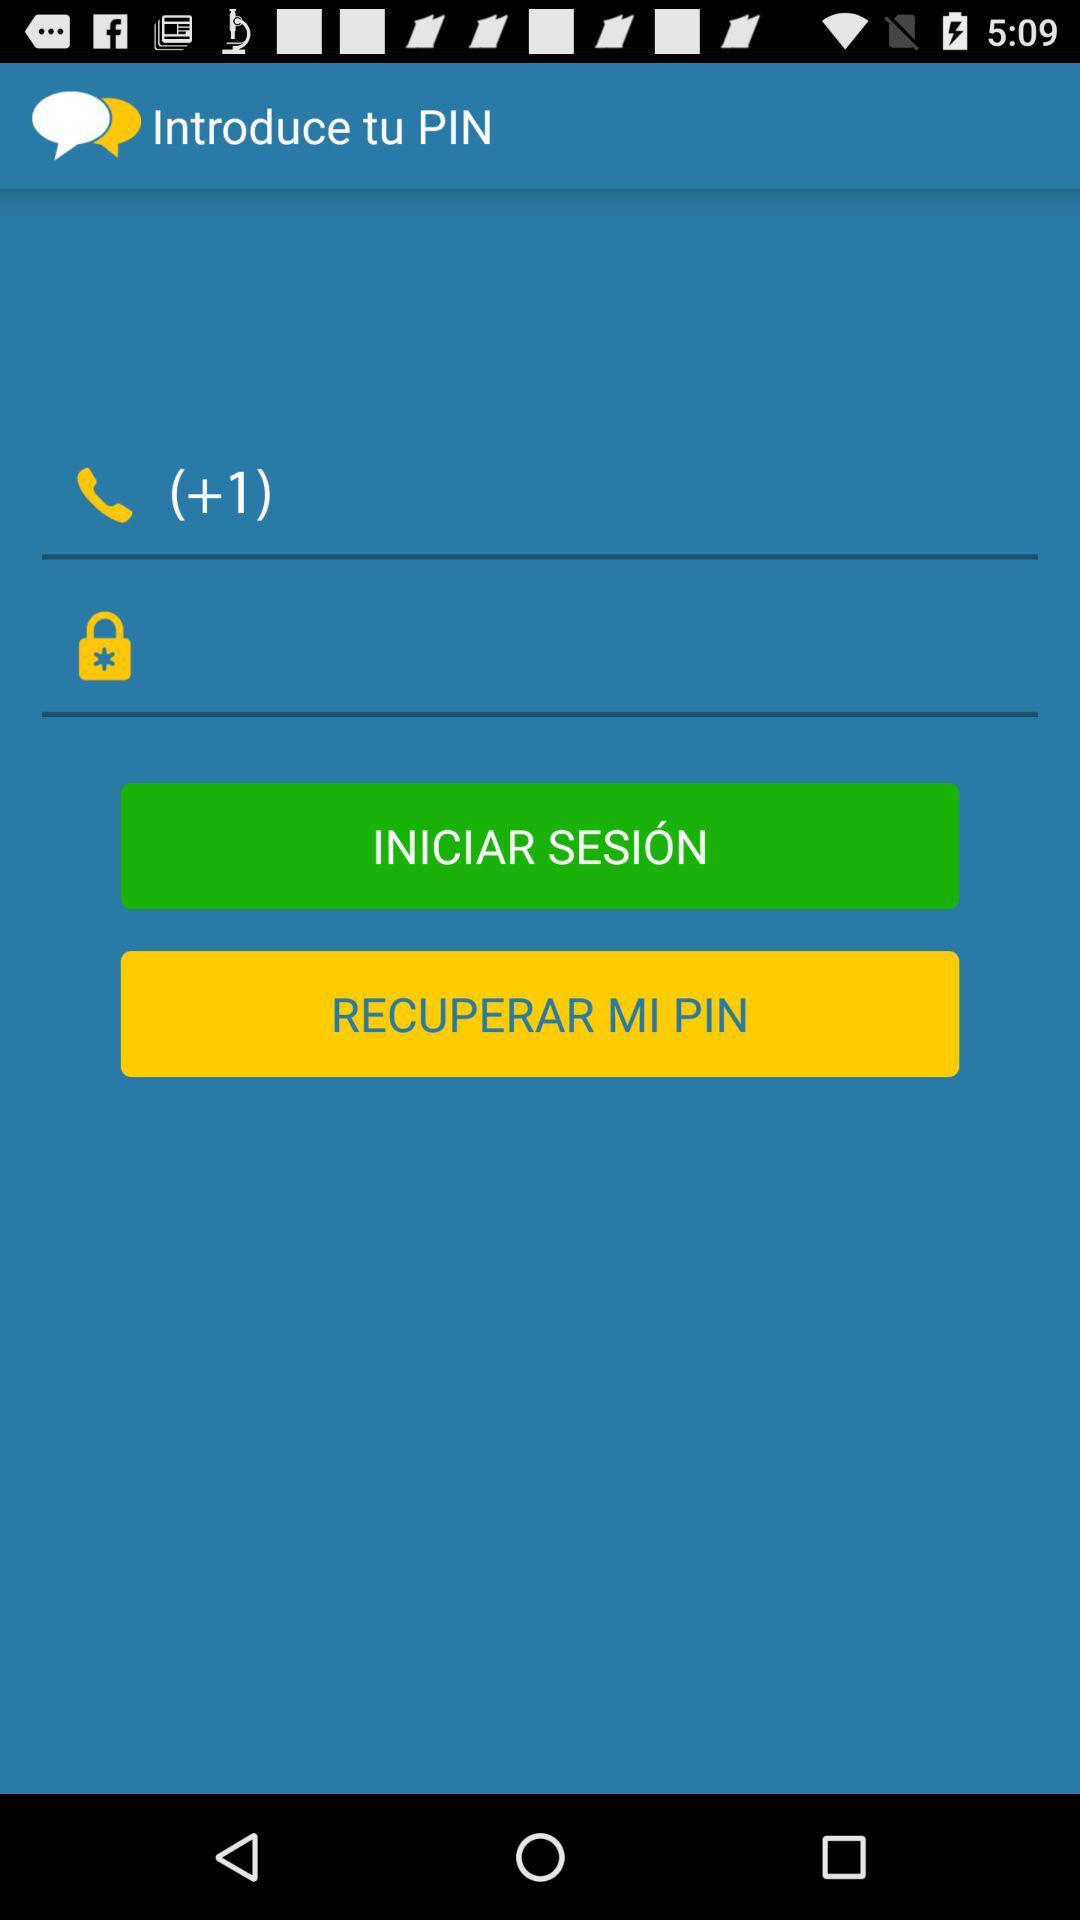 Image resolution: width=1080 pixels, height=1920 pixels. What do you see at coordinates (540, 845) in the screenshot?
I see `item above the recuperar mi pin` at bounding box center [540, 845].